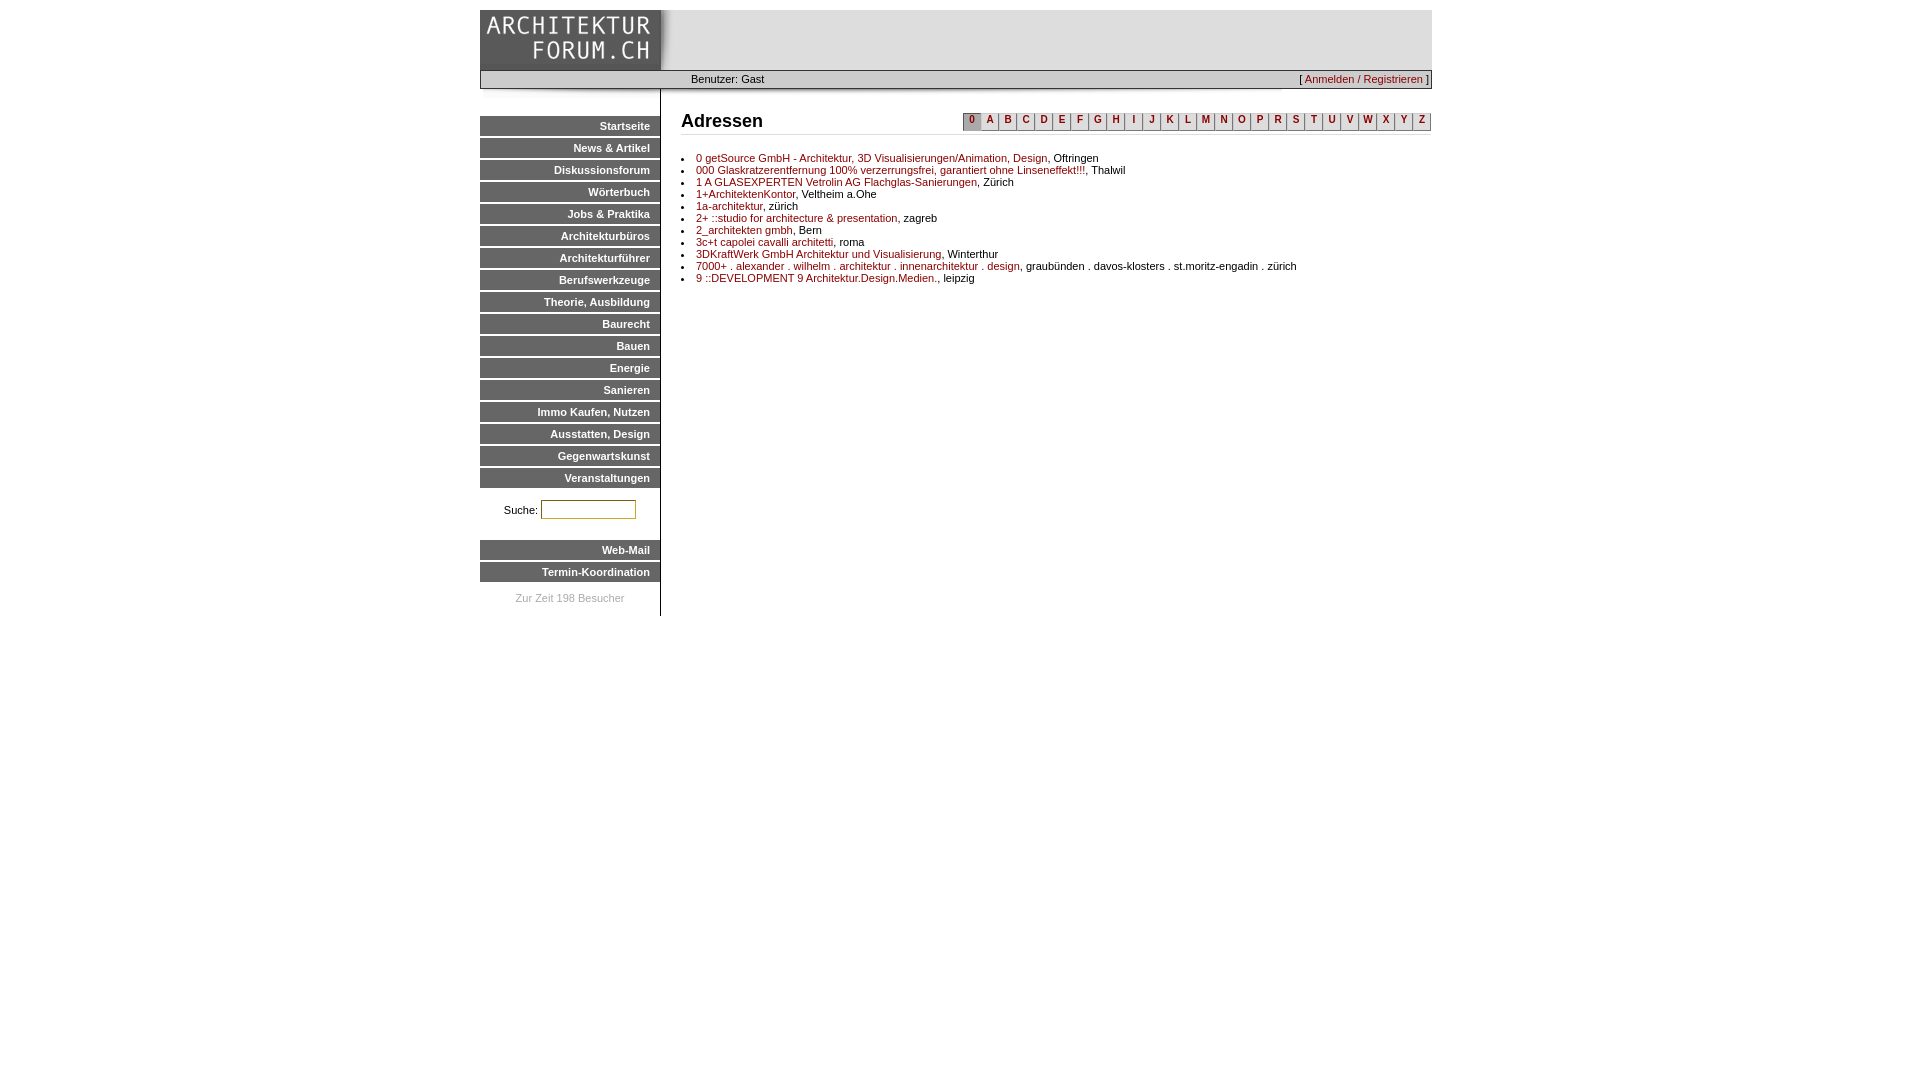  What do you see at coordinates (569, 433) in the screenshot?
I see `'Ausstatten, Design'` at bounding box center [569, 433].